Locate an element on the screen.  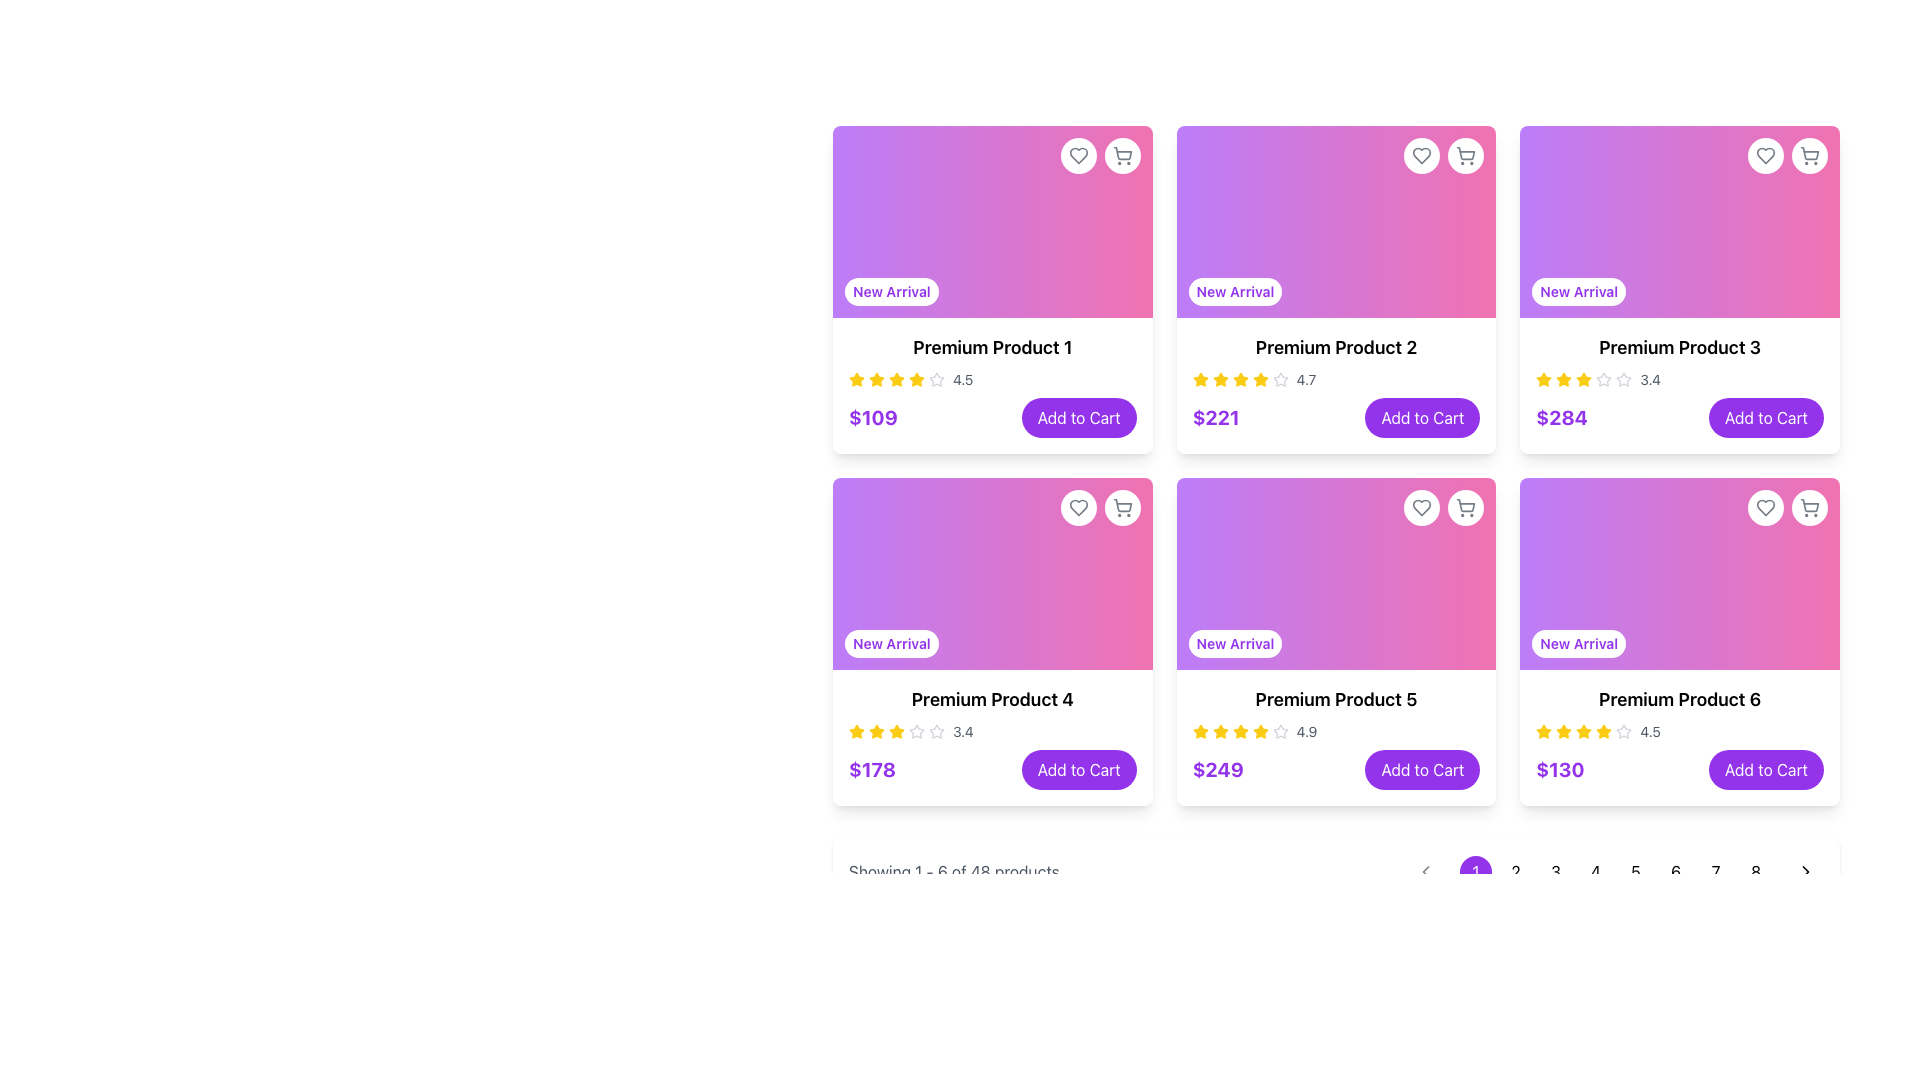
displayed price text for the product 'Premium Product 6' located in the bottom-right corner of the product grid, above the 'Add to Cart' button and below the rating stars is located at coordinates (1559, 769).